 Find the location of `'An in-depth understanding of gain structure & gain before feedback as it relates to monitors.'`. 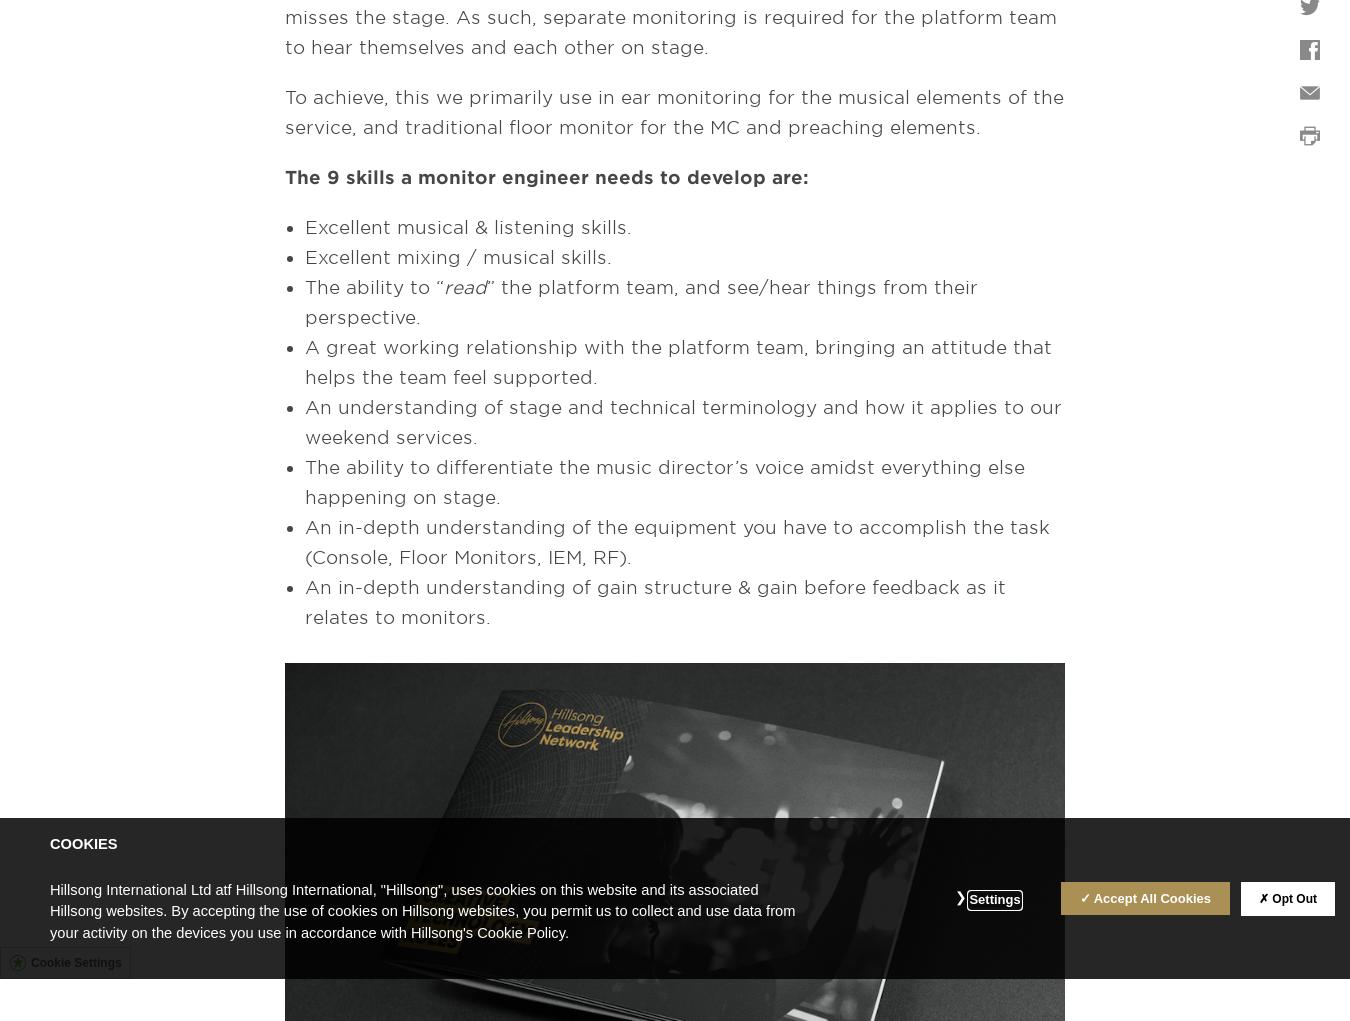

'An in-depth understanding of gain structure & gain before feedback as it relates to monitors.' is located at coordinates (655, 602).